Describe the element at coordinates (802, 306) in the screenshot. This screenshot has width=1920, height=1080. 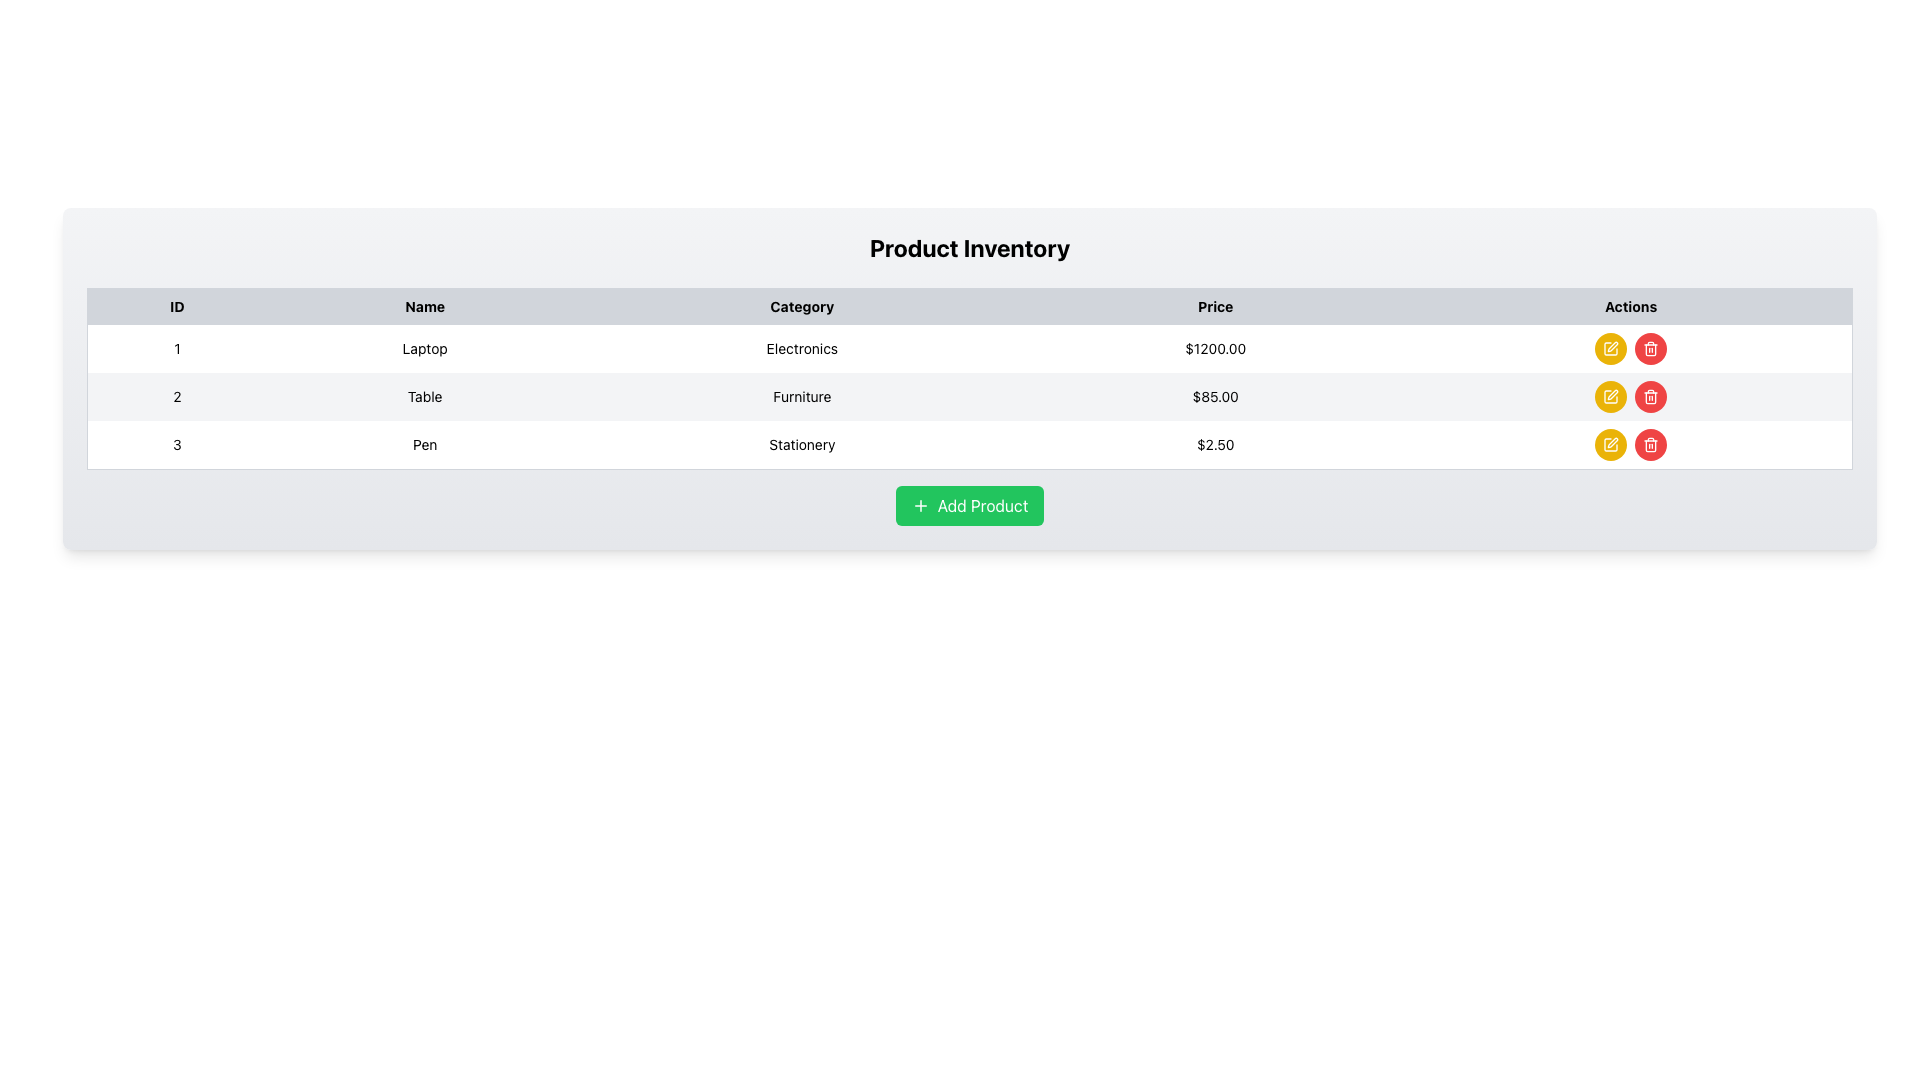
I see `the third column header in the table that indicates product categories, positioned between the 'Name' and 'Price' headers` at that location.